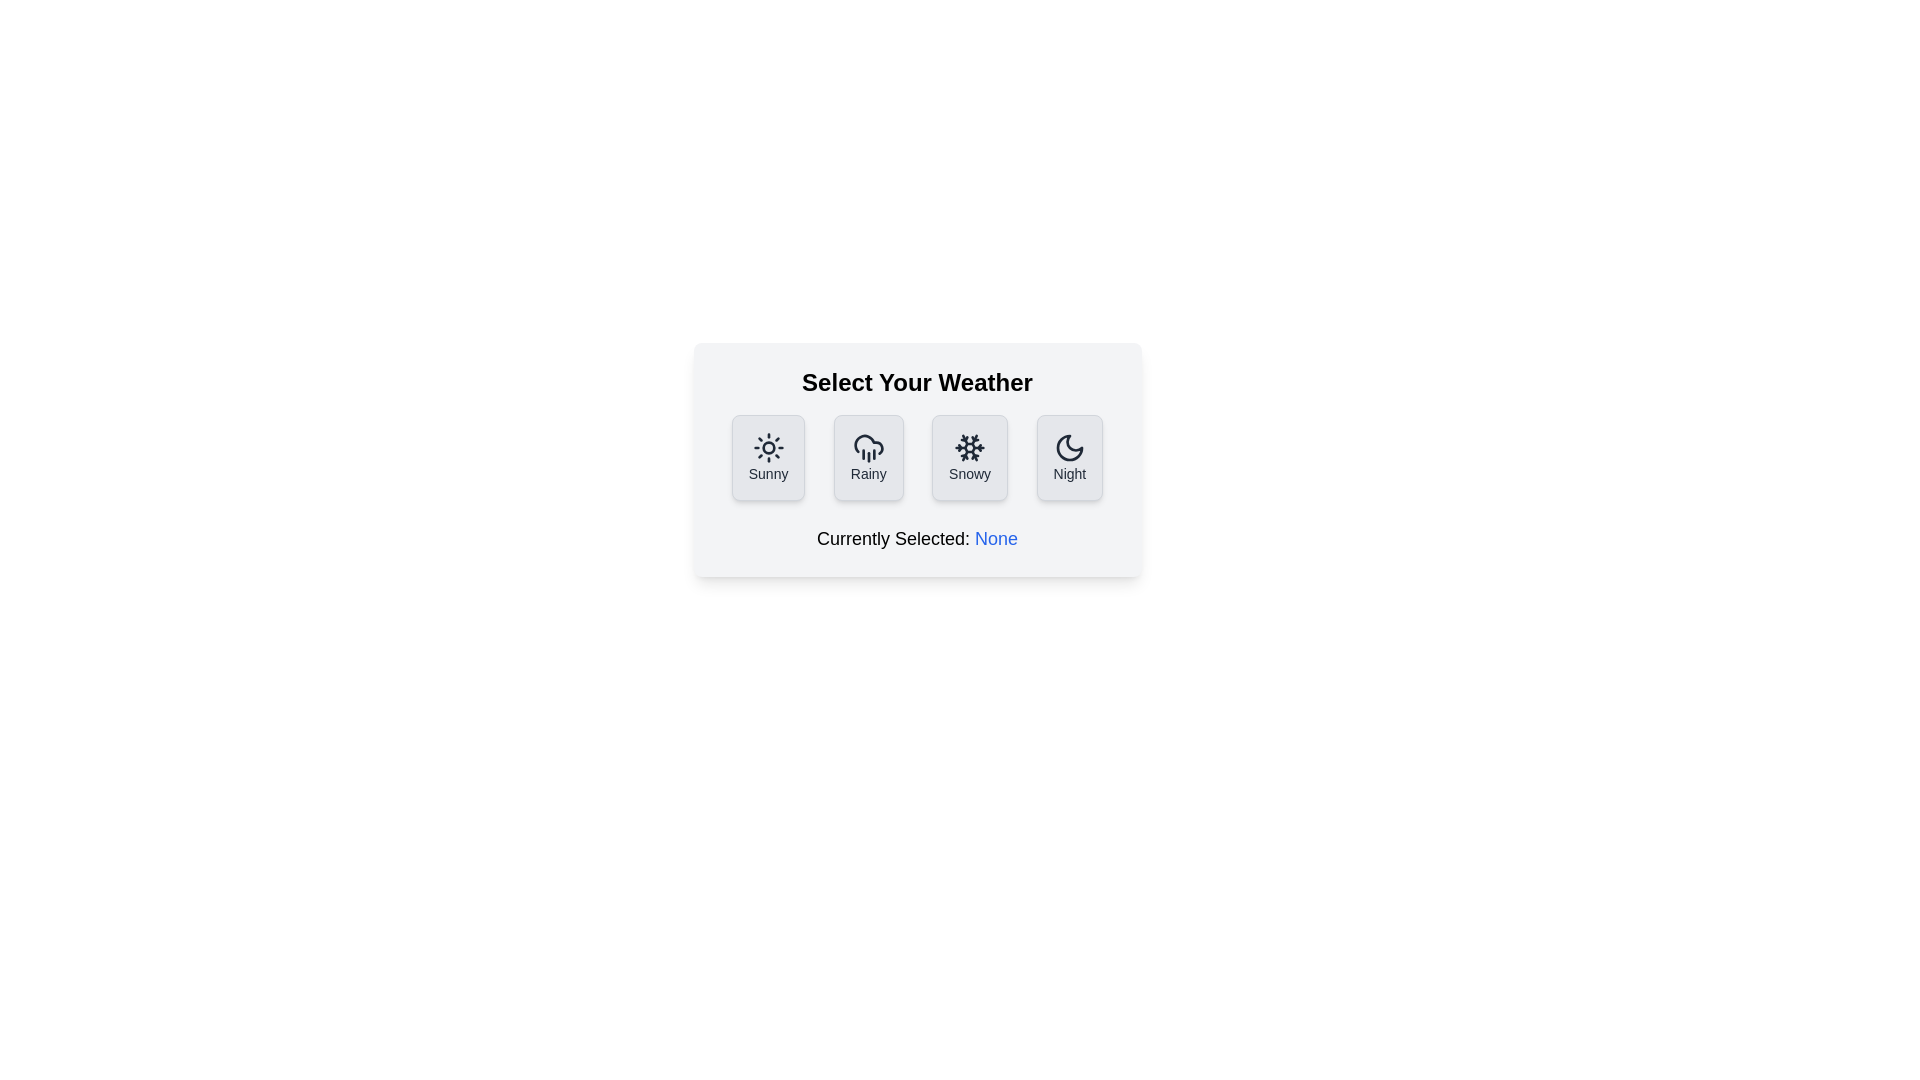  Describe the element at coordinates (974, 441) in the screenshot. I see `the lower-right triangular component of the snowflake icon in the 'Snowy' weather card, which is the third card from the left in a row of four weather type buttons` at that location.